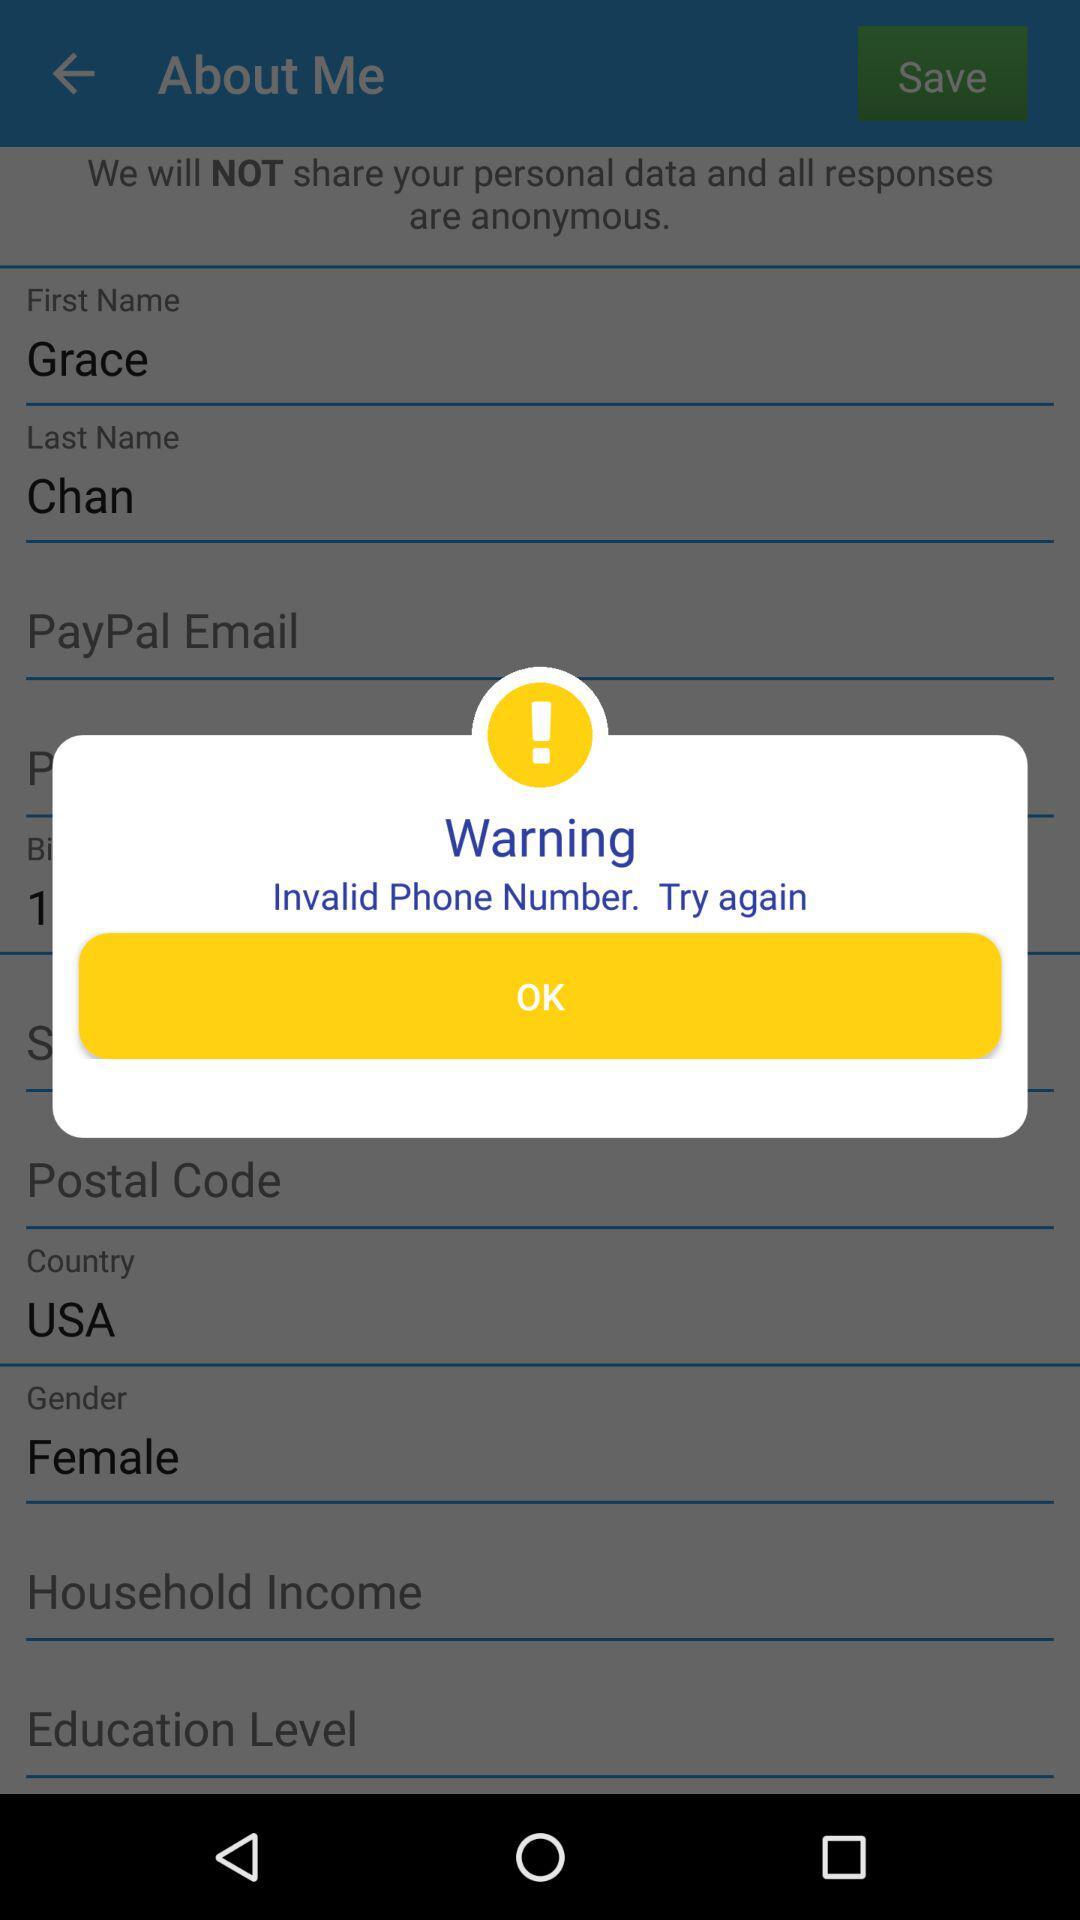 The width and height of the screenshot is (1080, 1920). Describe the element at coordinates (540, 995) in the screenshot. I see `the item below the invalid phone number item` at that location.